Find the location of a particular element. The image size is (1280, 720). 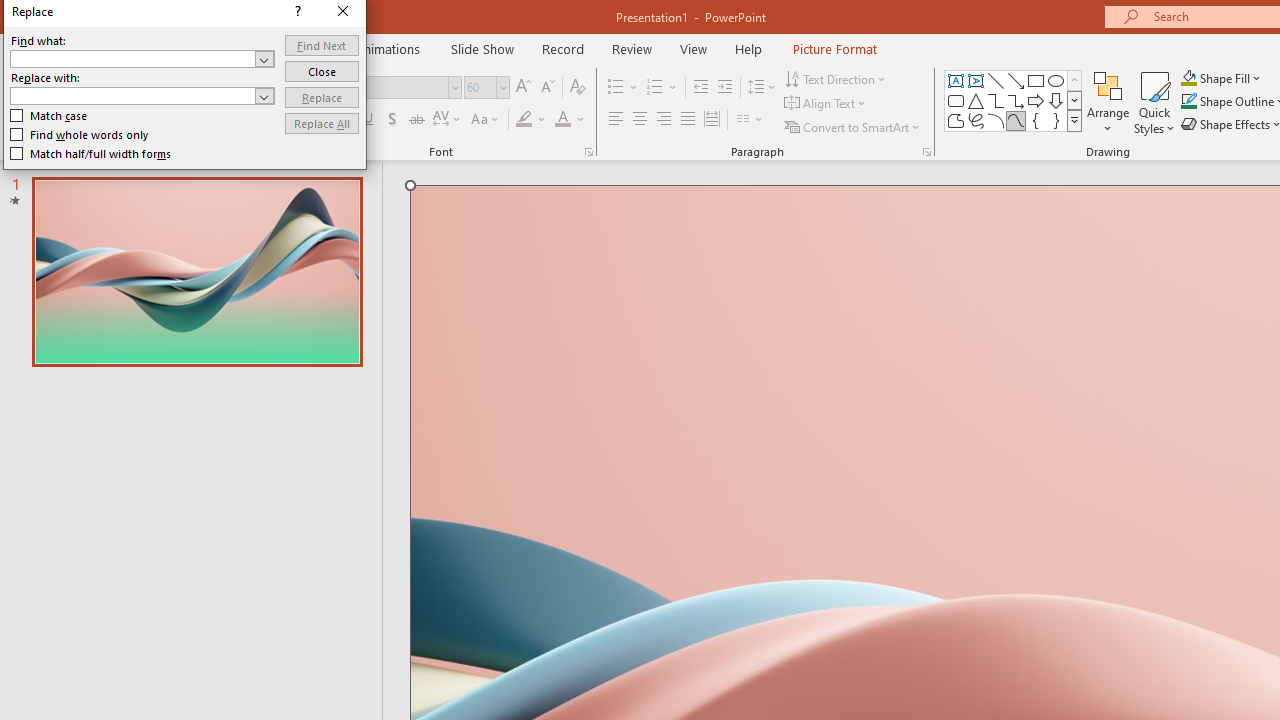

'Shape Fill Orange, Accent 2' is located at coordinates (1189, 77).